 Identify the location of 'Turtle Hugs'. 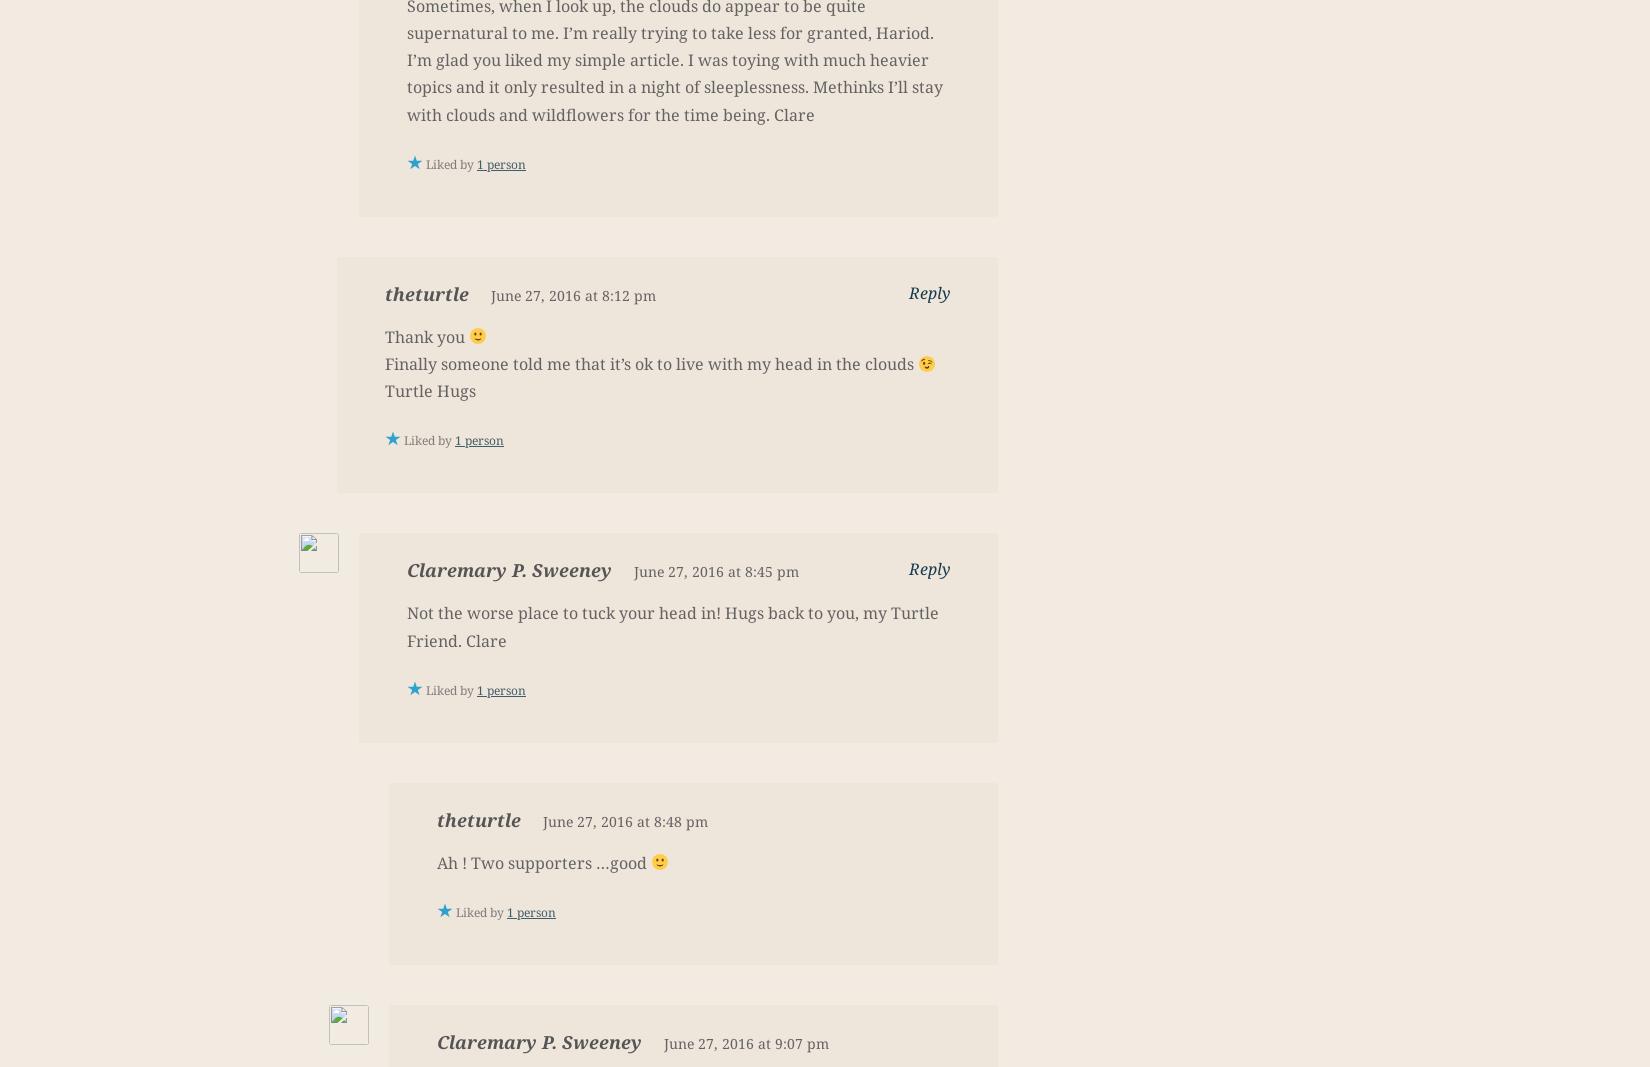
(429, 389).